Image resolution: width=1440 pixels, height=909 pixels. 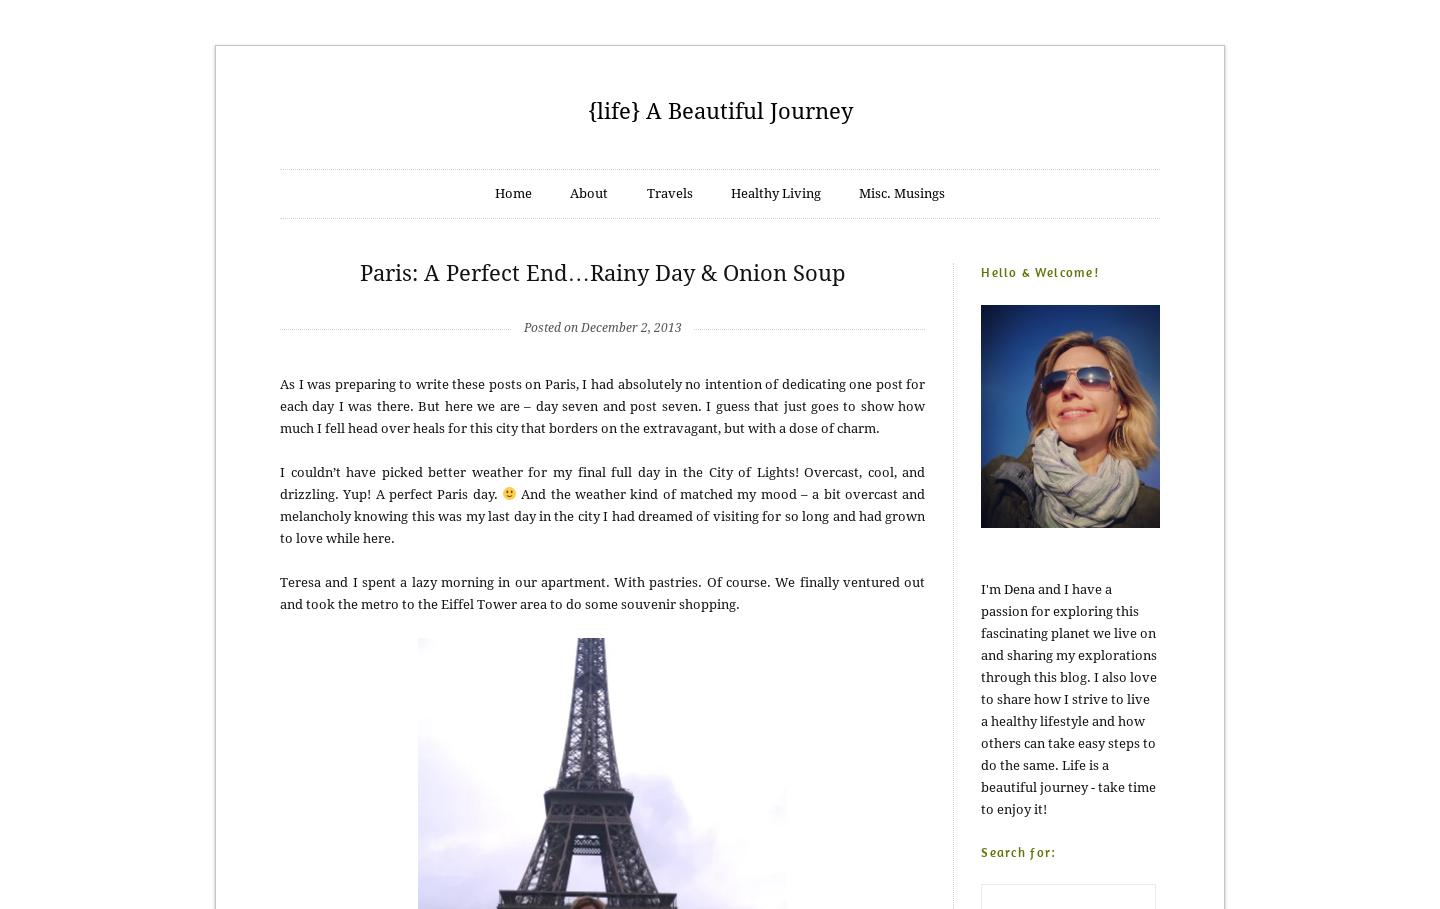 What do you see at coordinates (601, 483) in the screenshot?
I see `'I couldn’t have picked better weather for my final full day in the City of Lights! Overcast, cool, and drizzling. Yup! A perfect Paris day.'` at bounding box center [601, 483].